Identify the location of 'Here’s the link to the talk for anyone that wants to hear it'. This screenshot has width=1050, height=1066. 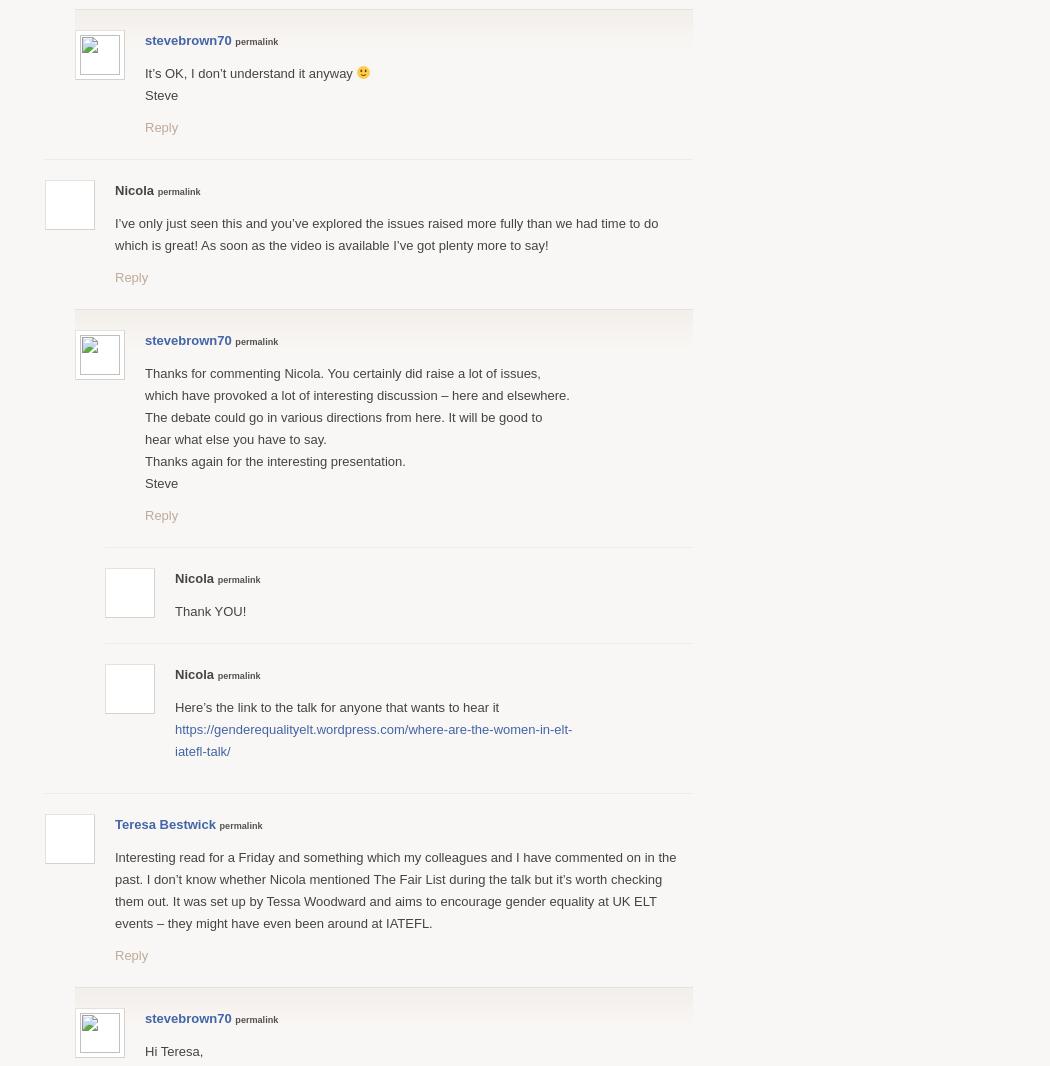
(337, 705).